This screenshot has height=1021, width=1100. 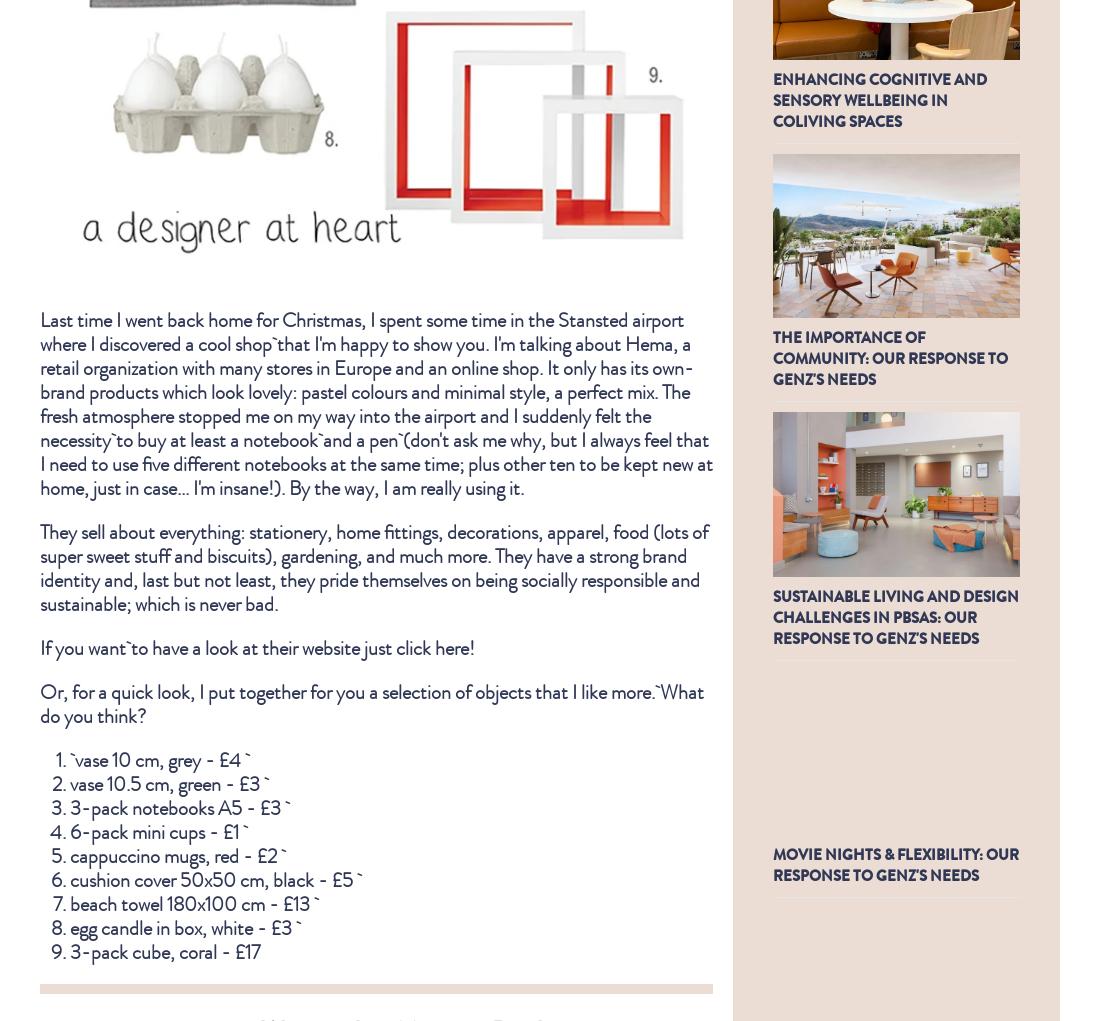 I want to click on 'Last time I went back home for Christmas, I spent some time in the Stansted airport where I discovered a cool shop that I'm happy to show you. I'm talking about Hema, a retail organization with many stores in Europe and an online shop. It only has its own-brand products which look lovely: pastel colours and minimal style, a perfect mix. The fresh atmosphere stopped me on my way into the airport and I suddenly felt the necessity to buy at least a notebook and a pen (don't ask me why, but I always feel that I need to use five different notebooks at the same time; plus other ten to be kept new at home, just in case... I'm insane!). By the way, I am really using it.', so click(x=39, y=401).